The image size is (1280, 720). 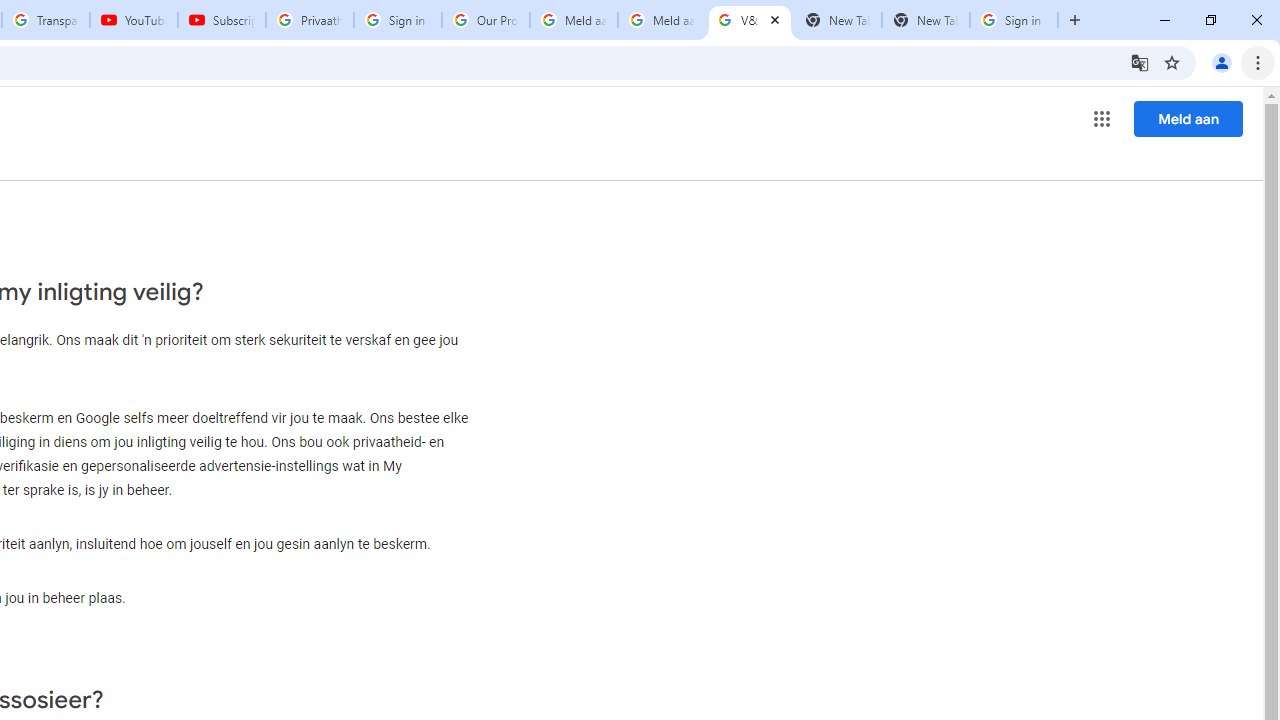 I want to click on 'Meld aan', so click(x=1188, y=118).